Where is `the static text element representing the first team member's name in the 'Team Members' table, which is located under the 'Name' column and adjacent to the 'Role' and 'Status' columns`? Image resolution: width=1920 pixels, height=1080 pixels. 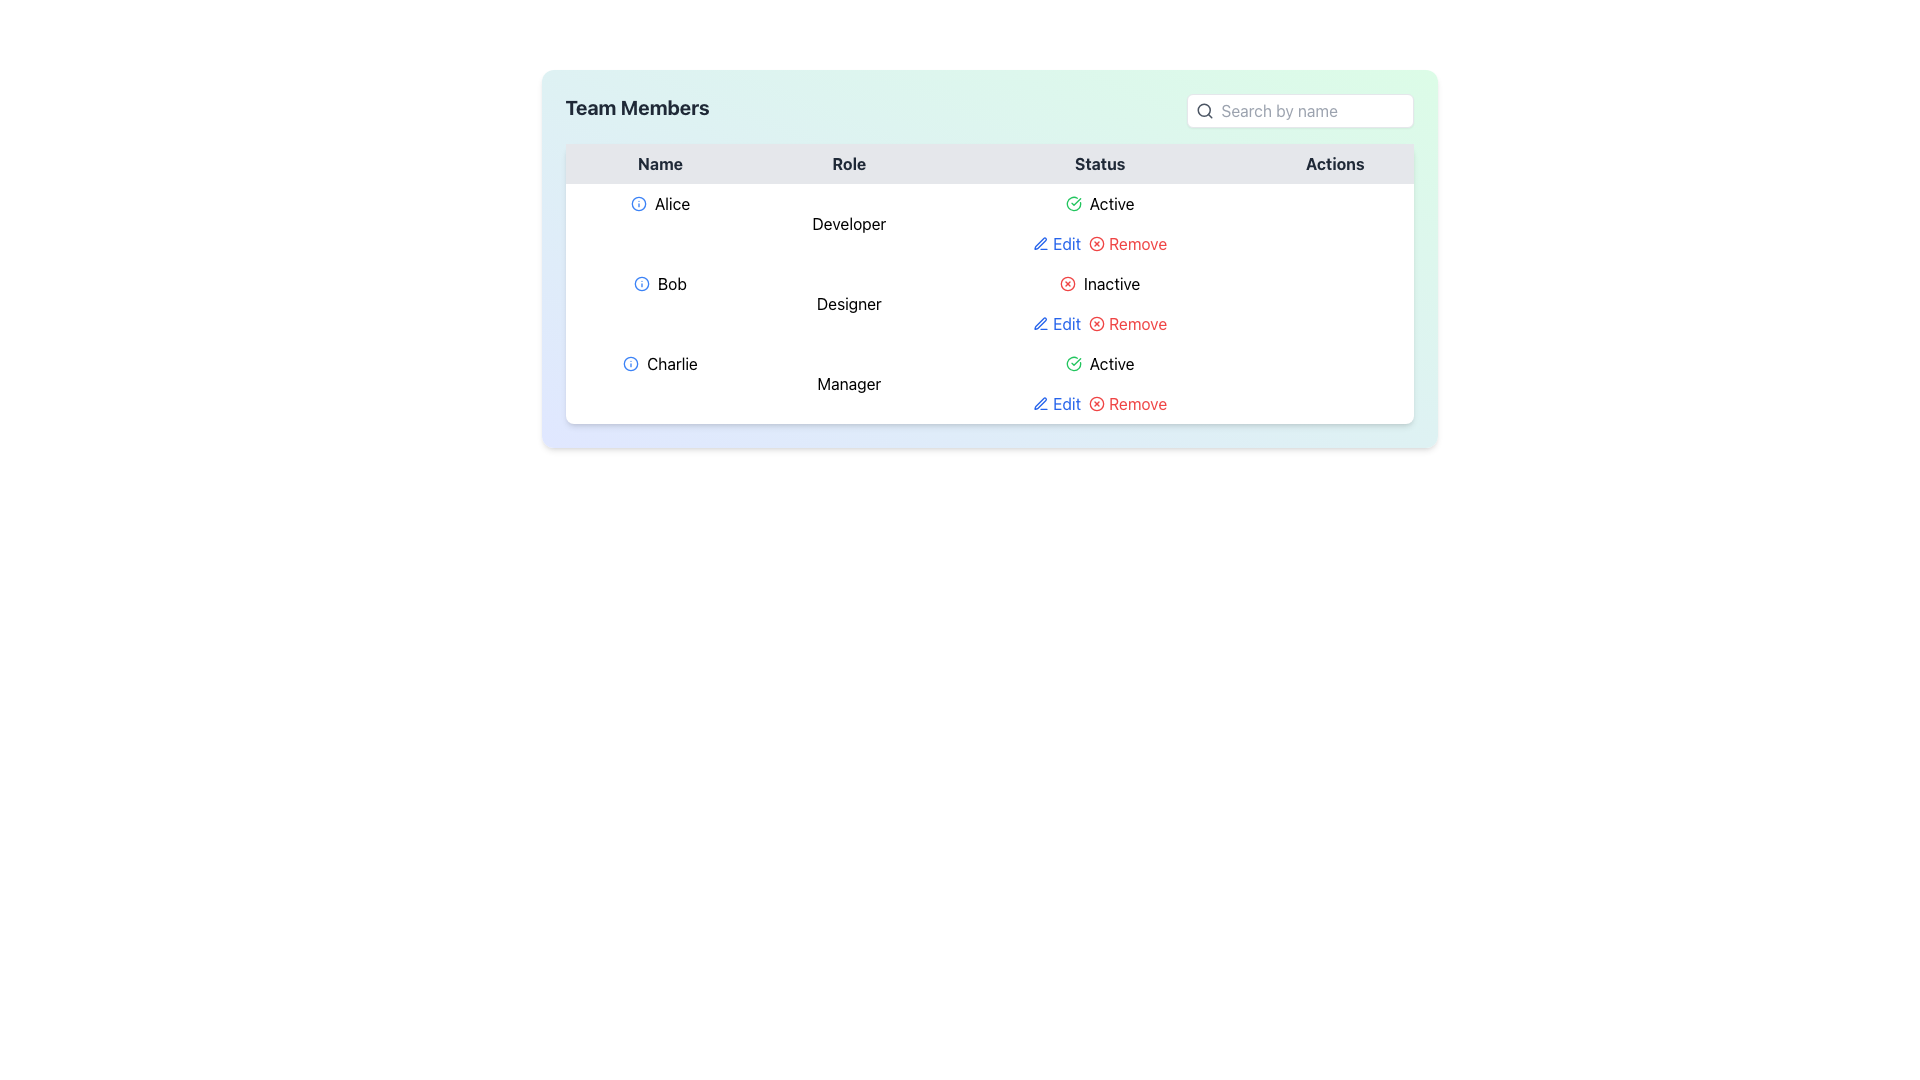 the static text element representing the first team member's name in the 'Team Members' table, which is located under the 'Name' column and adjacent to the 'Role' and 'Status' columns is located at coordinates (660, 204).